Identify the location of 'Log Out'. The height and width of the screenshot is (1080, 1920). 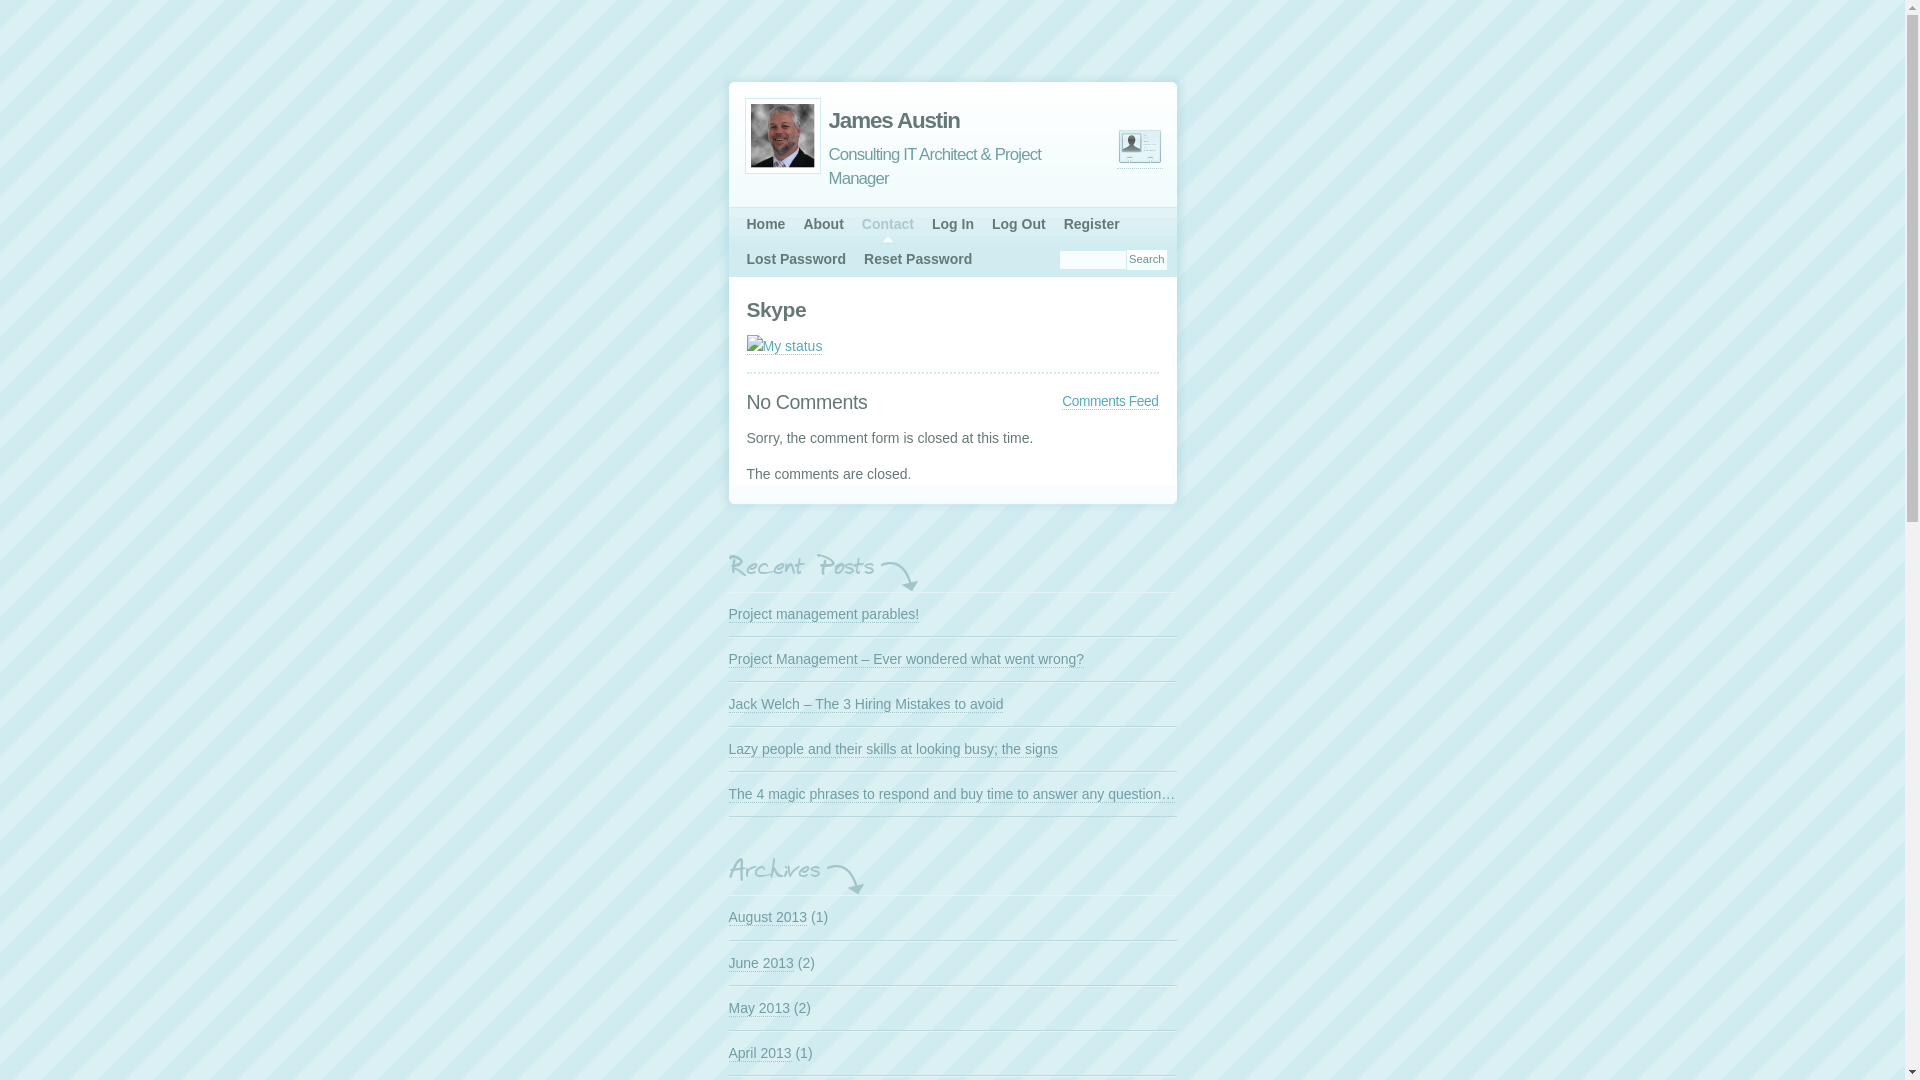
(1018, 224).